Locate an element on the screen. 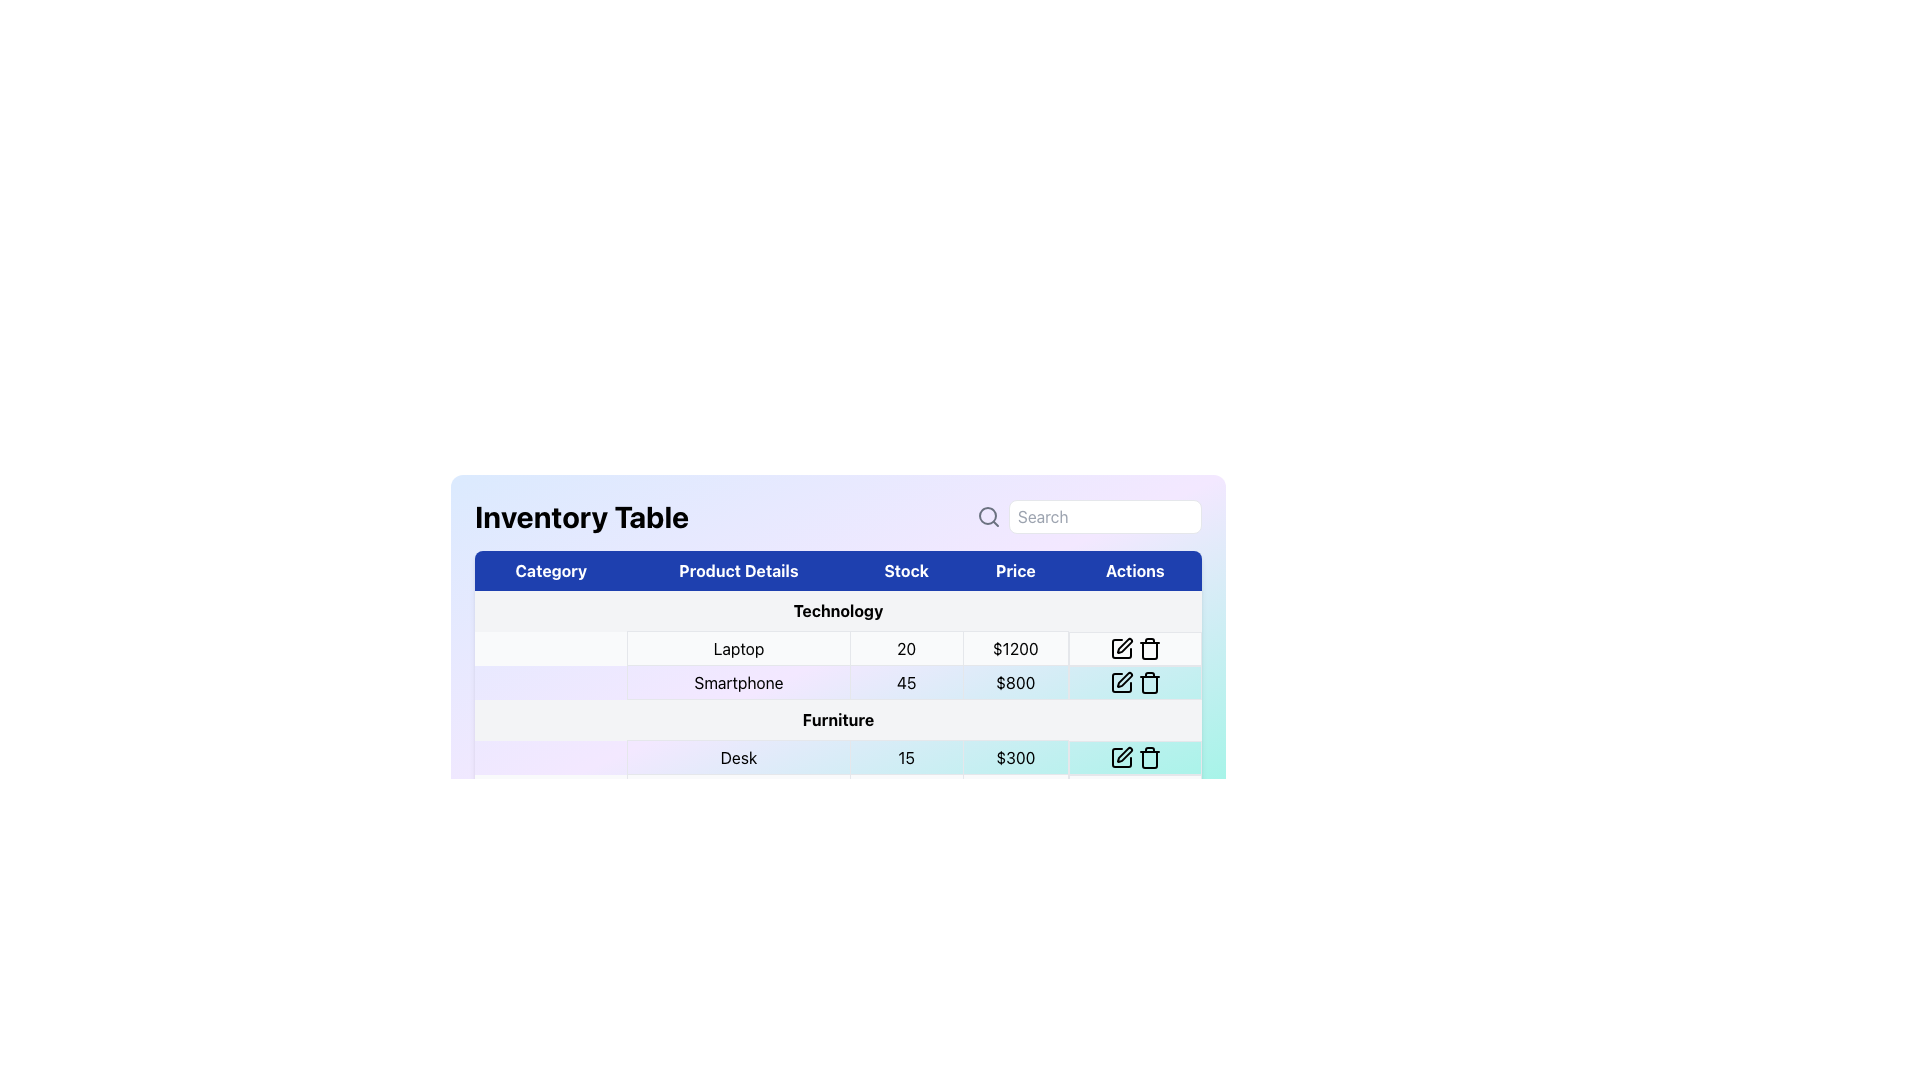  the trash bin icon subcomponent in the second row of the 'Actions' column, associated with the 'Smartphone' product is located at coordinates (1149, 683).